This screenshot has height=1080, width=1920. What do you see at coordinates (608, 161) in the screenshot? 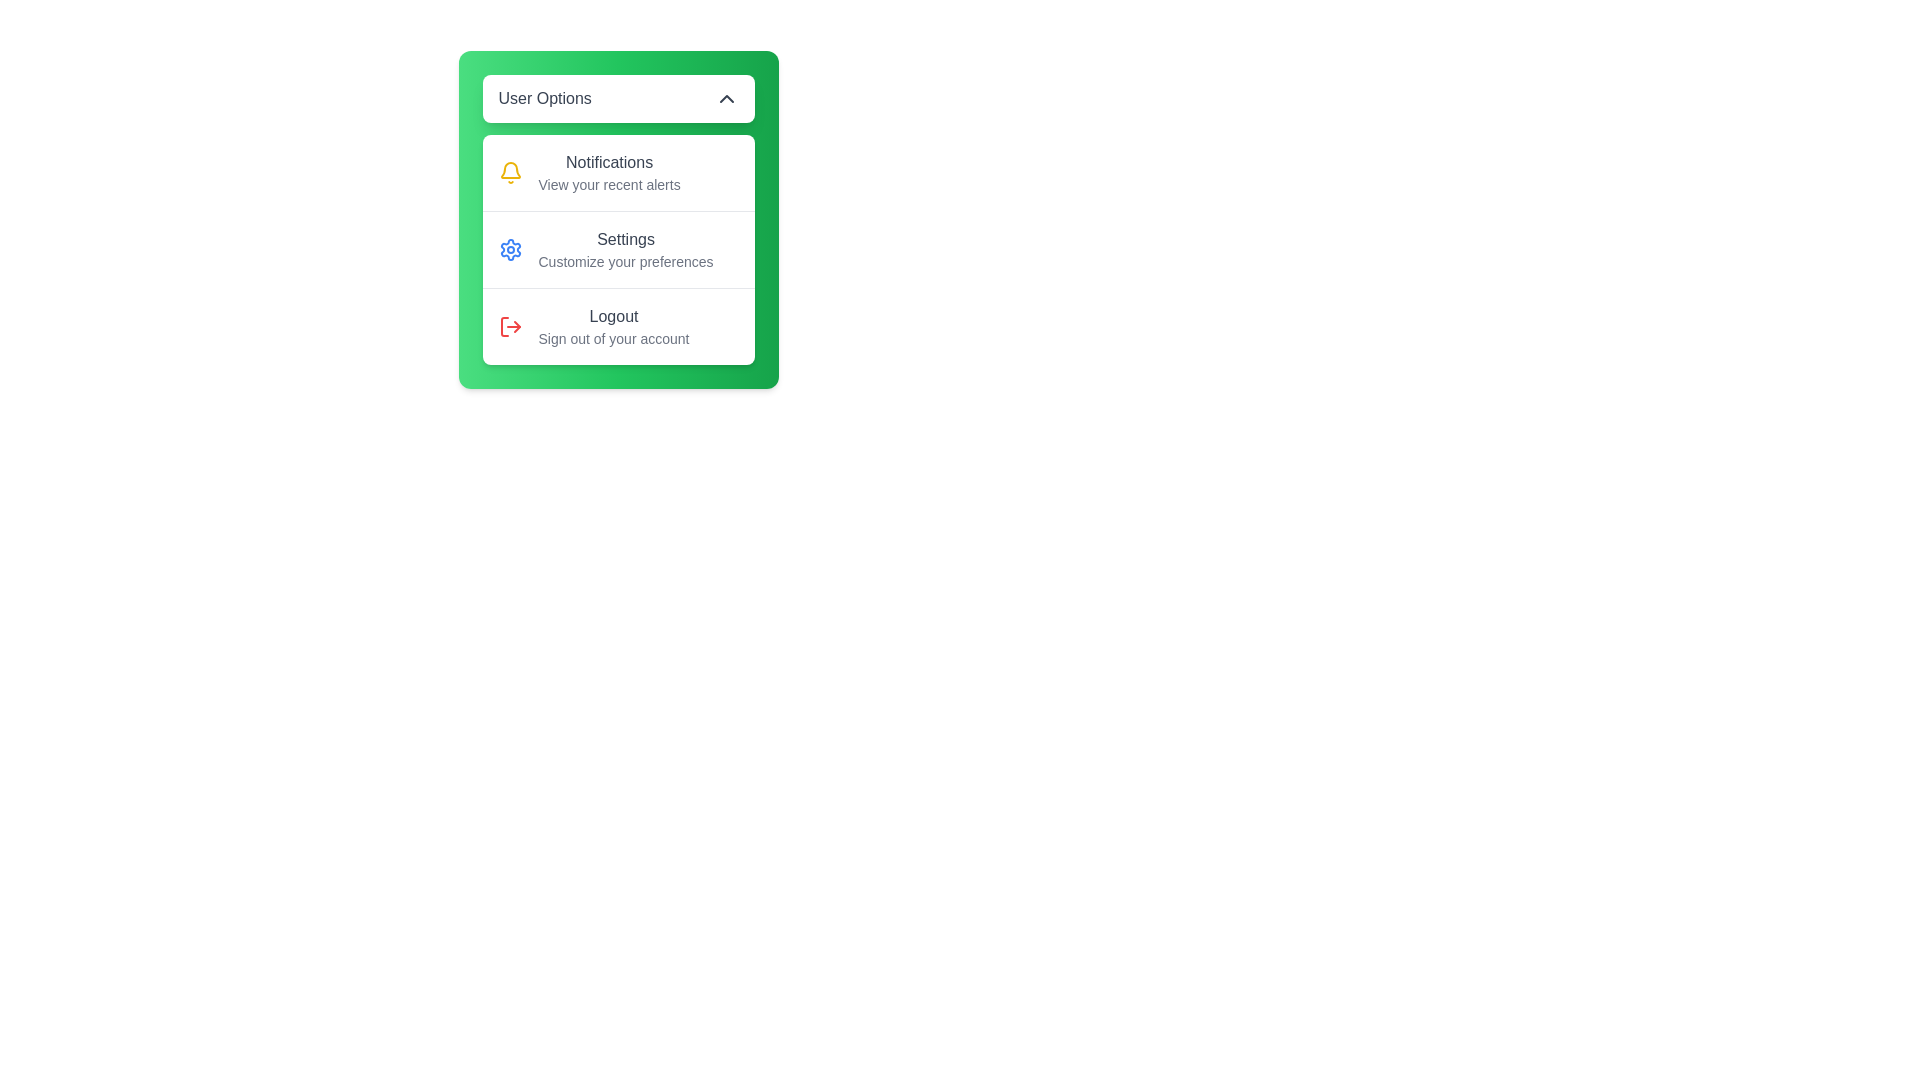
I see `the 'Notifications' label located in the 'User Options' menu, positioned above the 'View your recent alerts' text and beside the bell icon` at bounding box center [608, 161].